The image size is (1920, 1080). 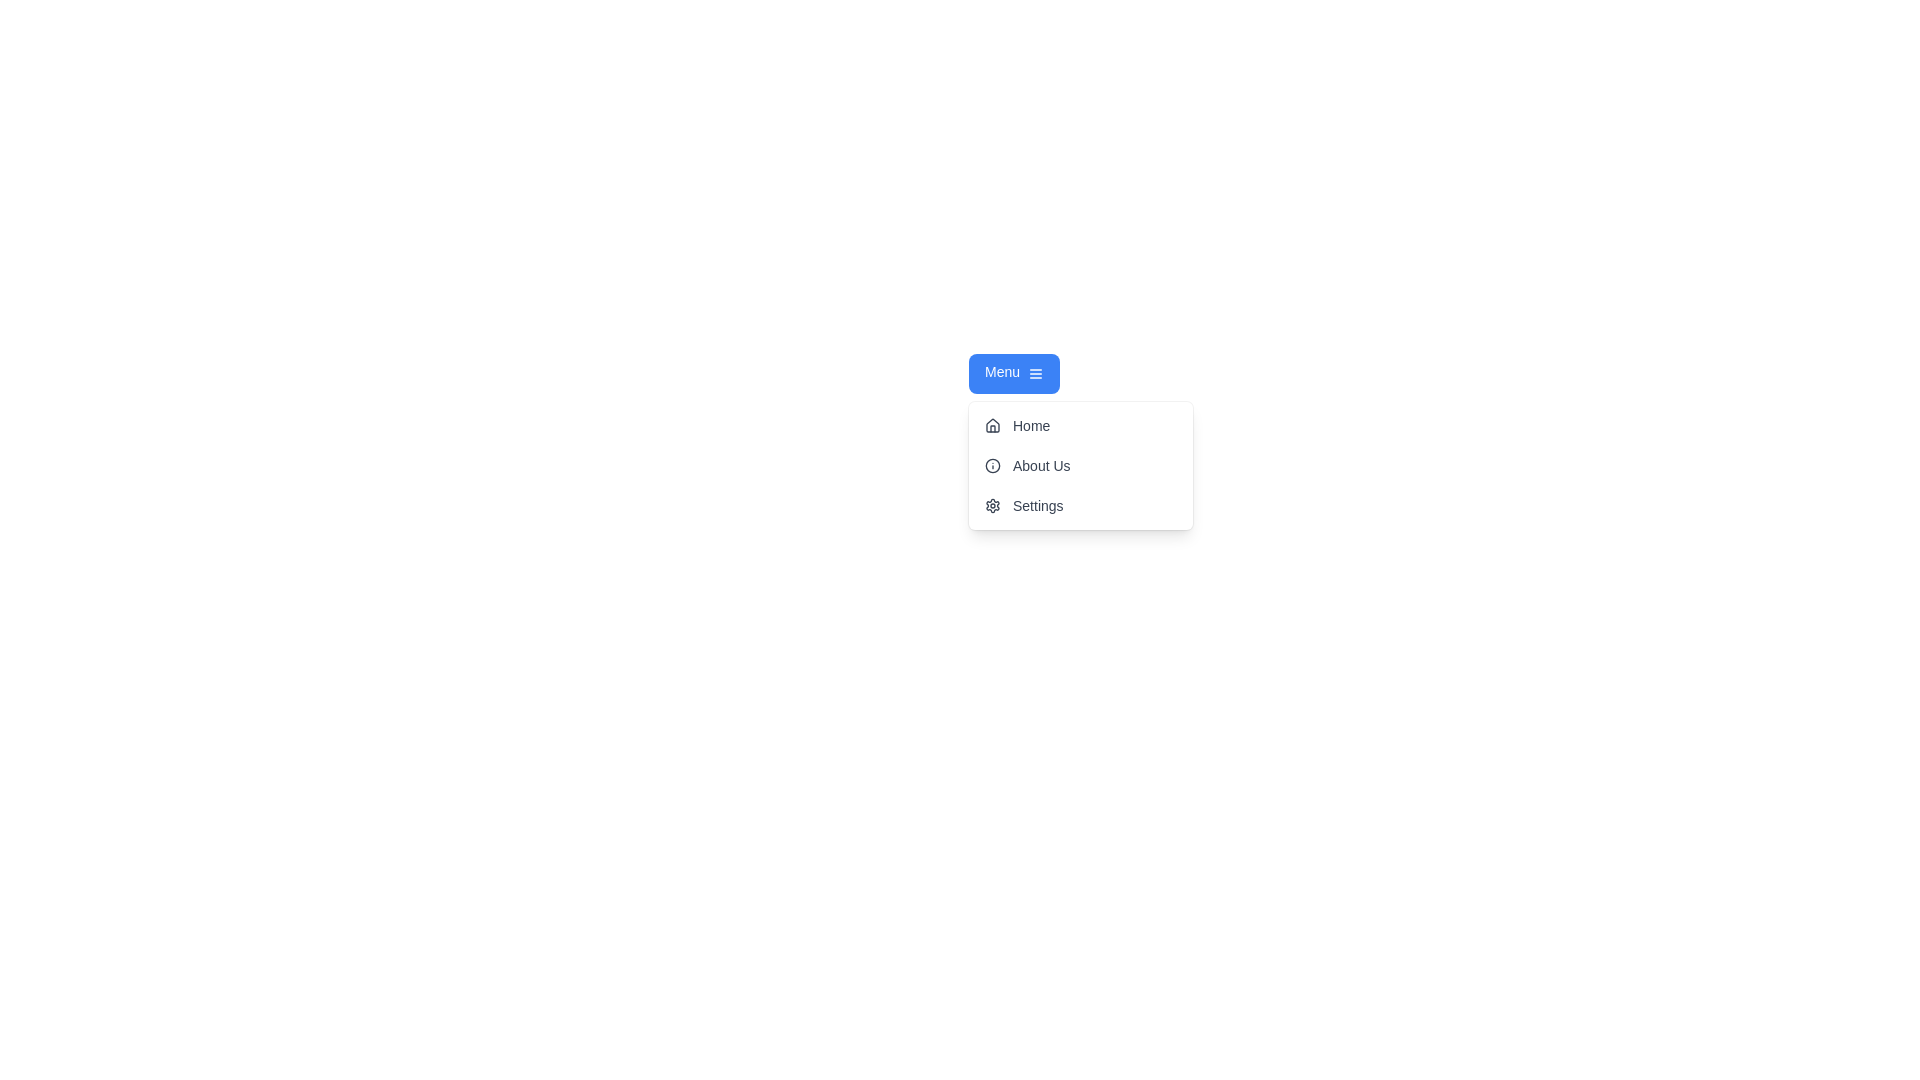 I want to click on the second option in the vertical menu list, so click(x=1079, y=466).